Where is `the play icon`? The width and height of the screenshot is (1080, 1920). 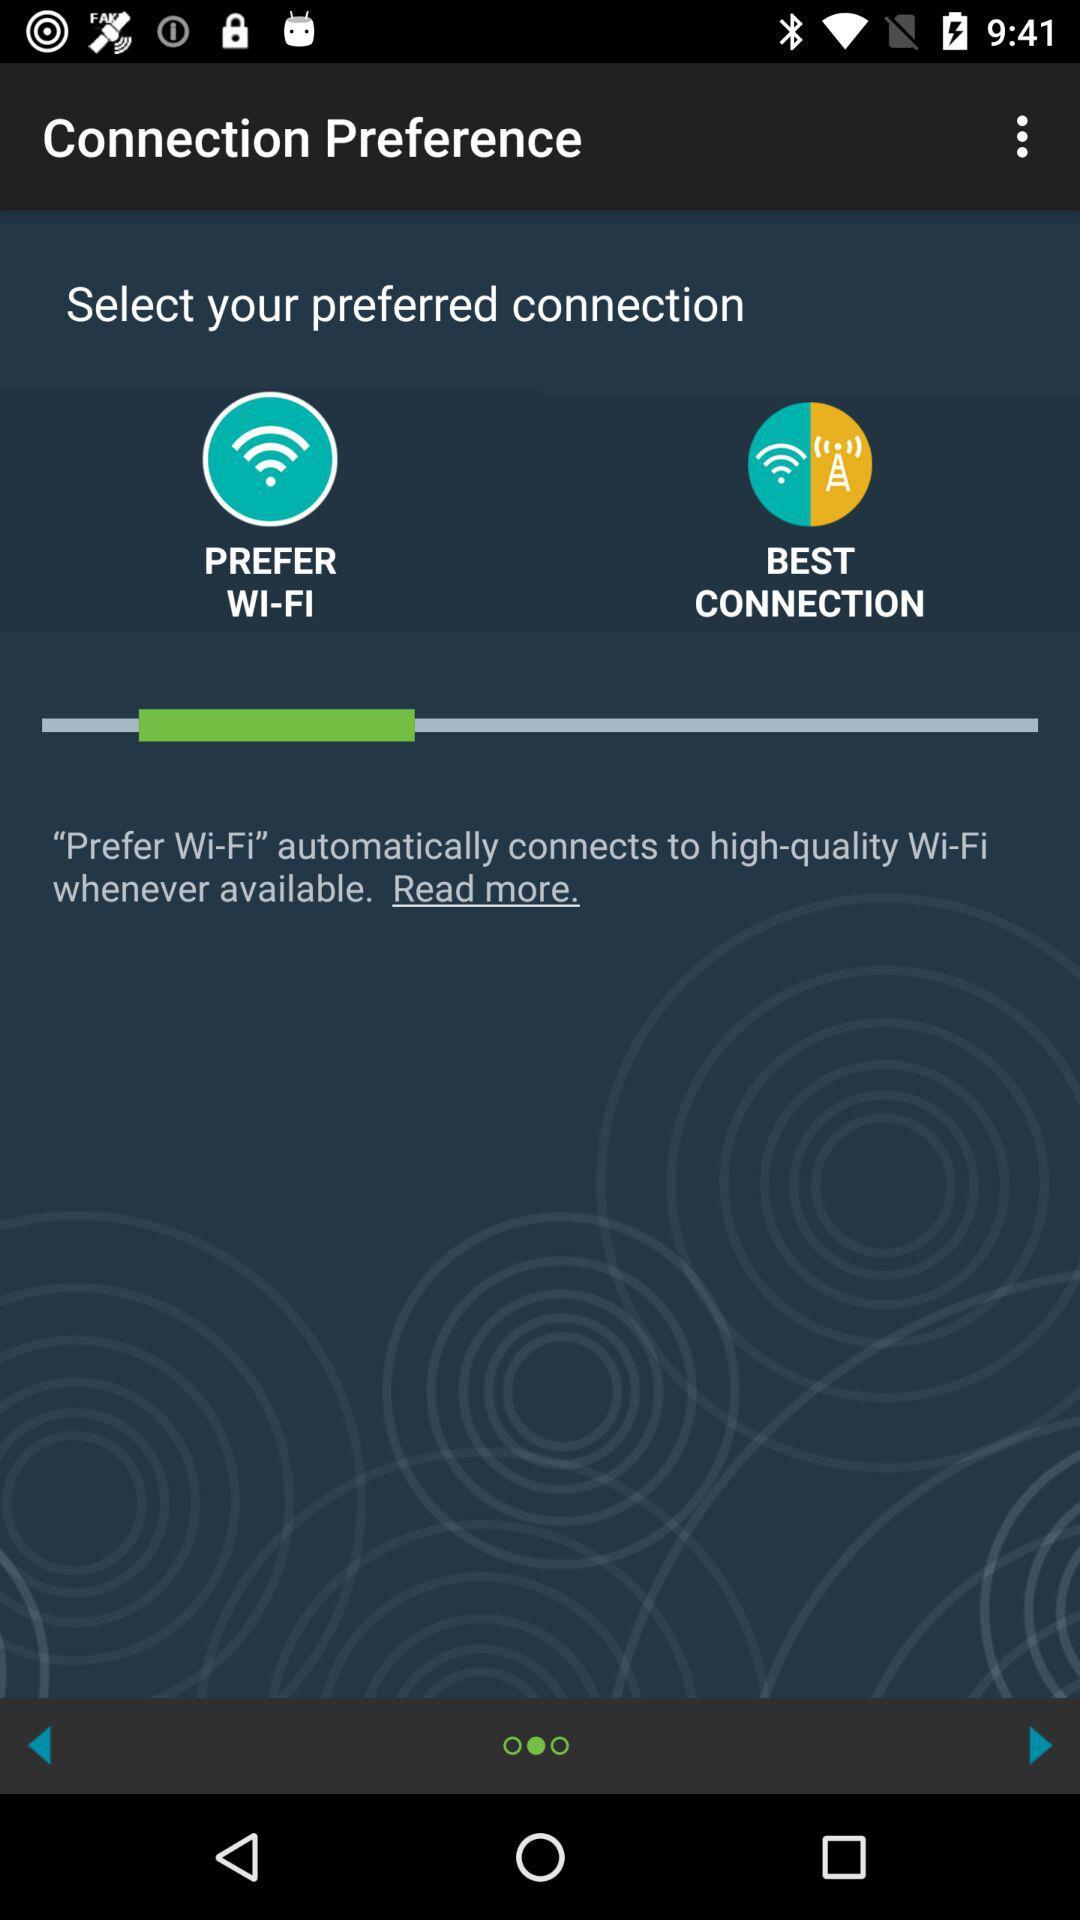 the play icon is located at coordinates (1039, 1744).